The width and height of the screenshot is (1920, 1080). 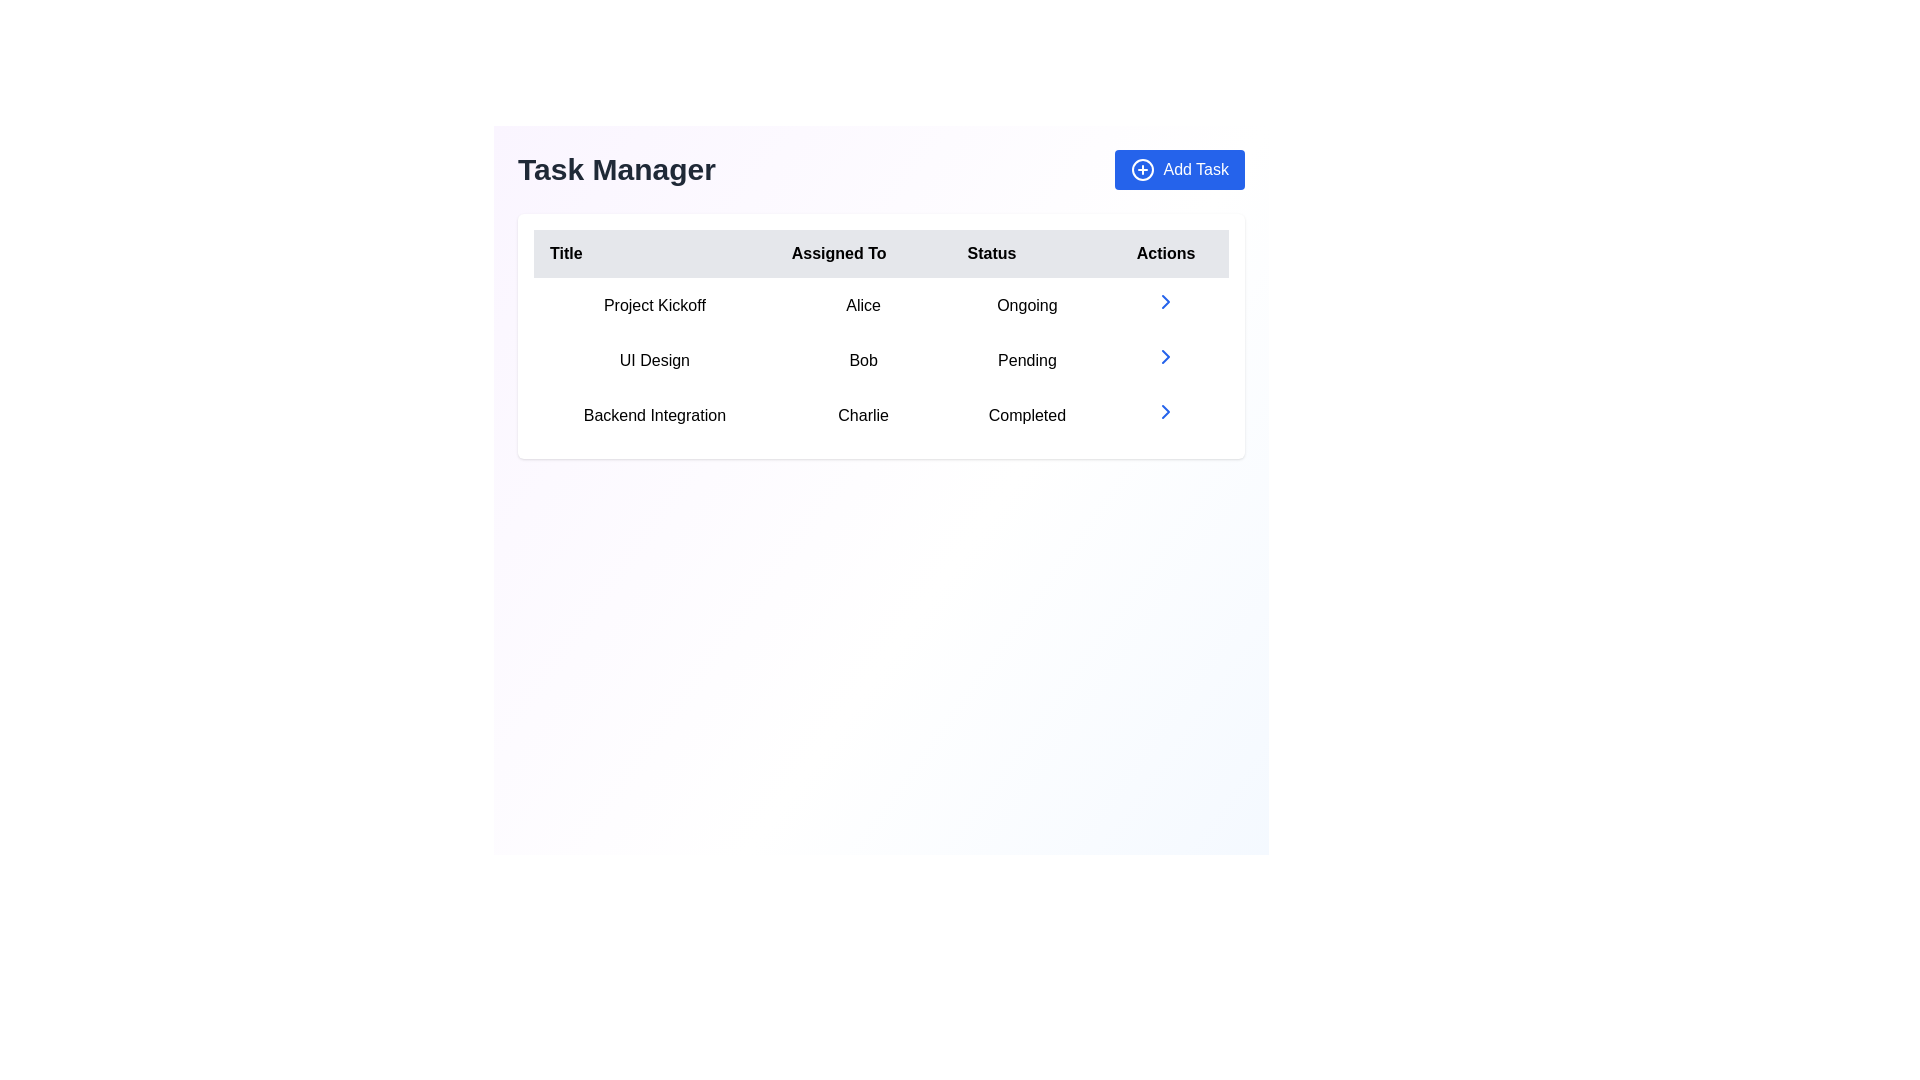 I want to click on the 'Task Manager' text label, which displays in a bold, large font and is located at the top-left corner of the interface, so click(x=615, y=168).